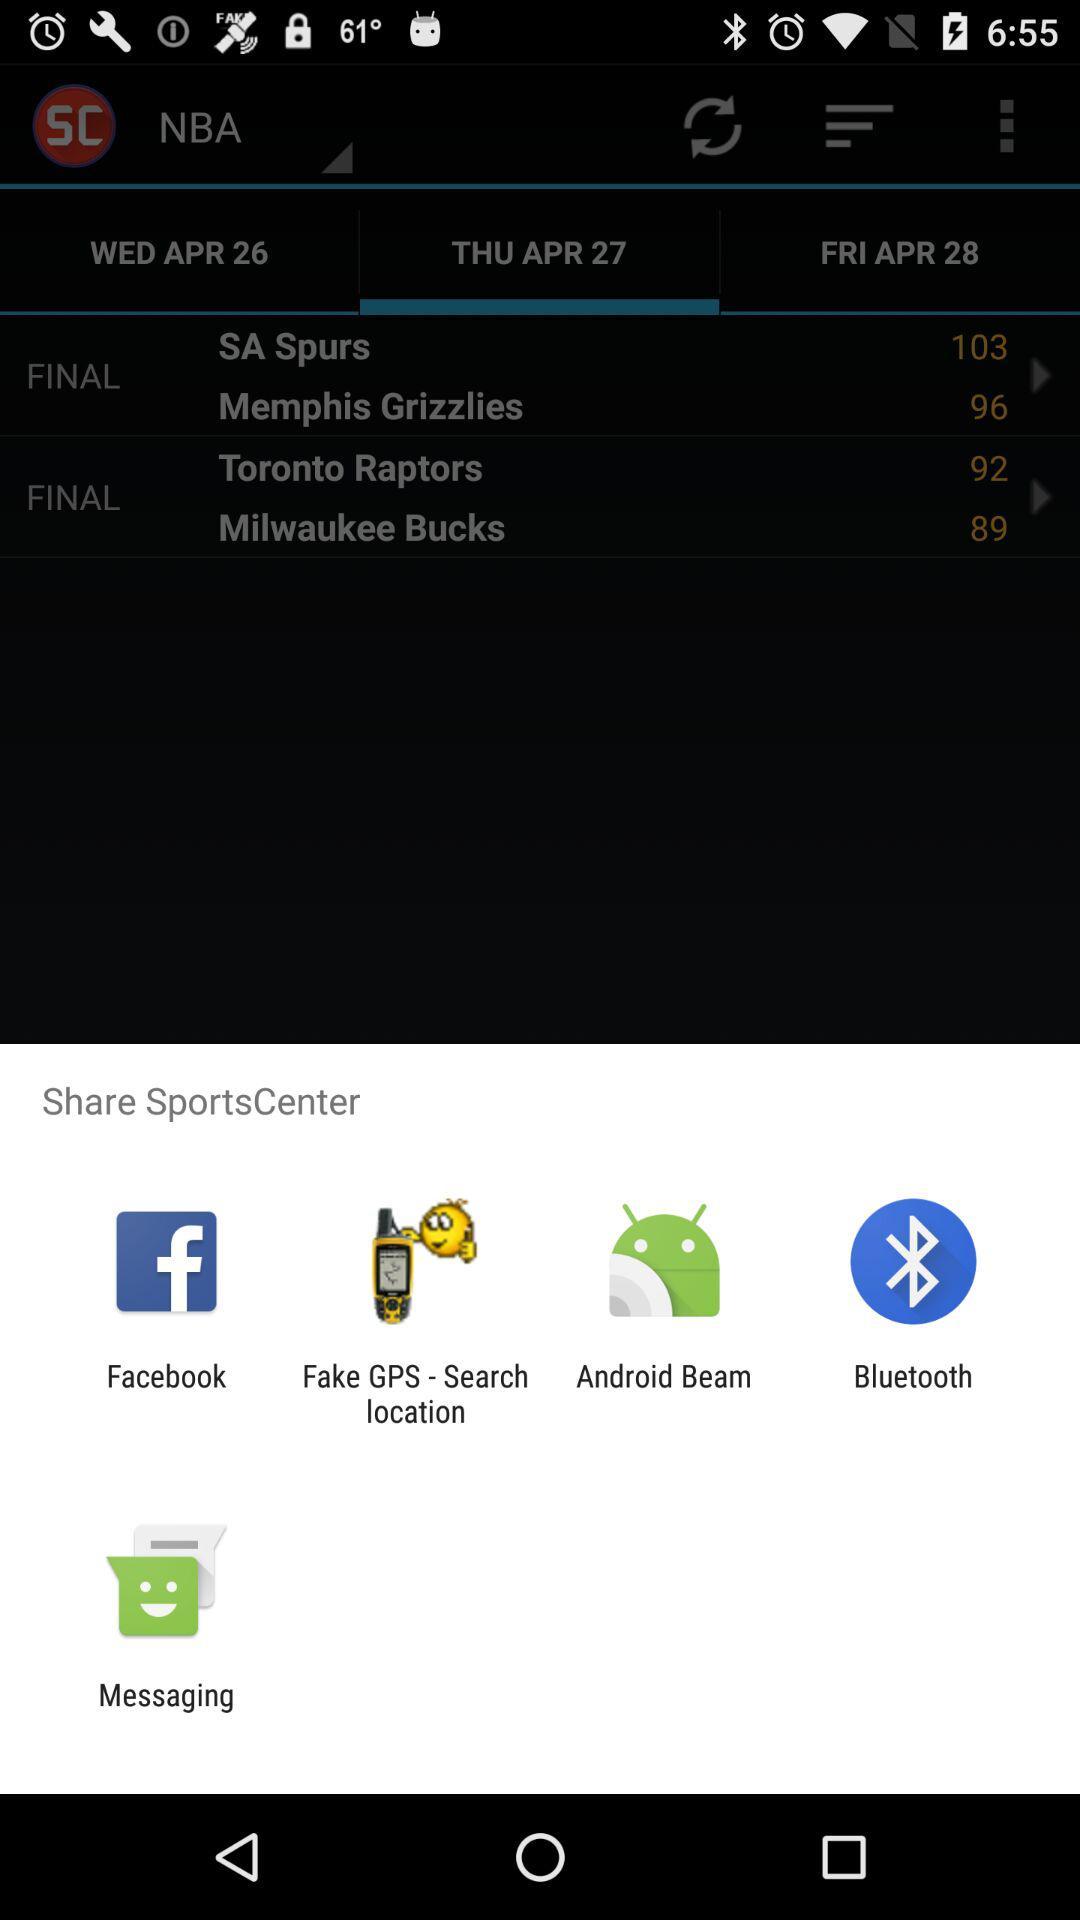 This screenshot has width=1080, height=1920. What do you see at coordinates (414, 1392) in the screenshot?
I see `the icon next to android beam` at bounding box center [414, 1392].